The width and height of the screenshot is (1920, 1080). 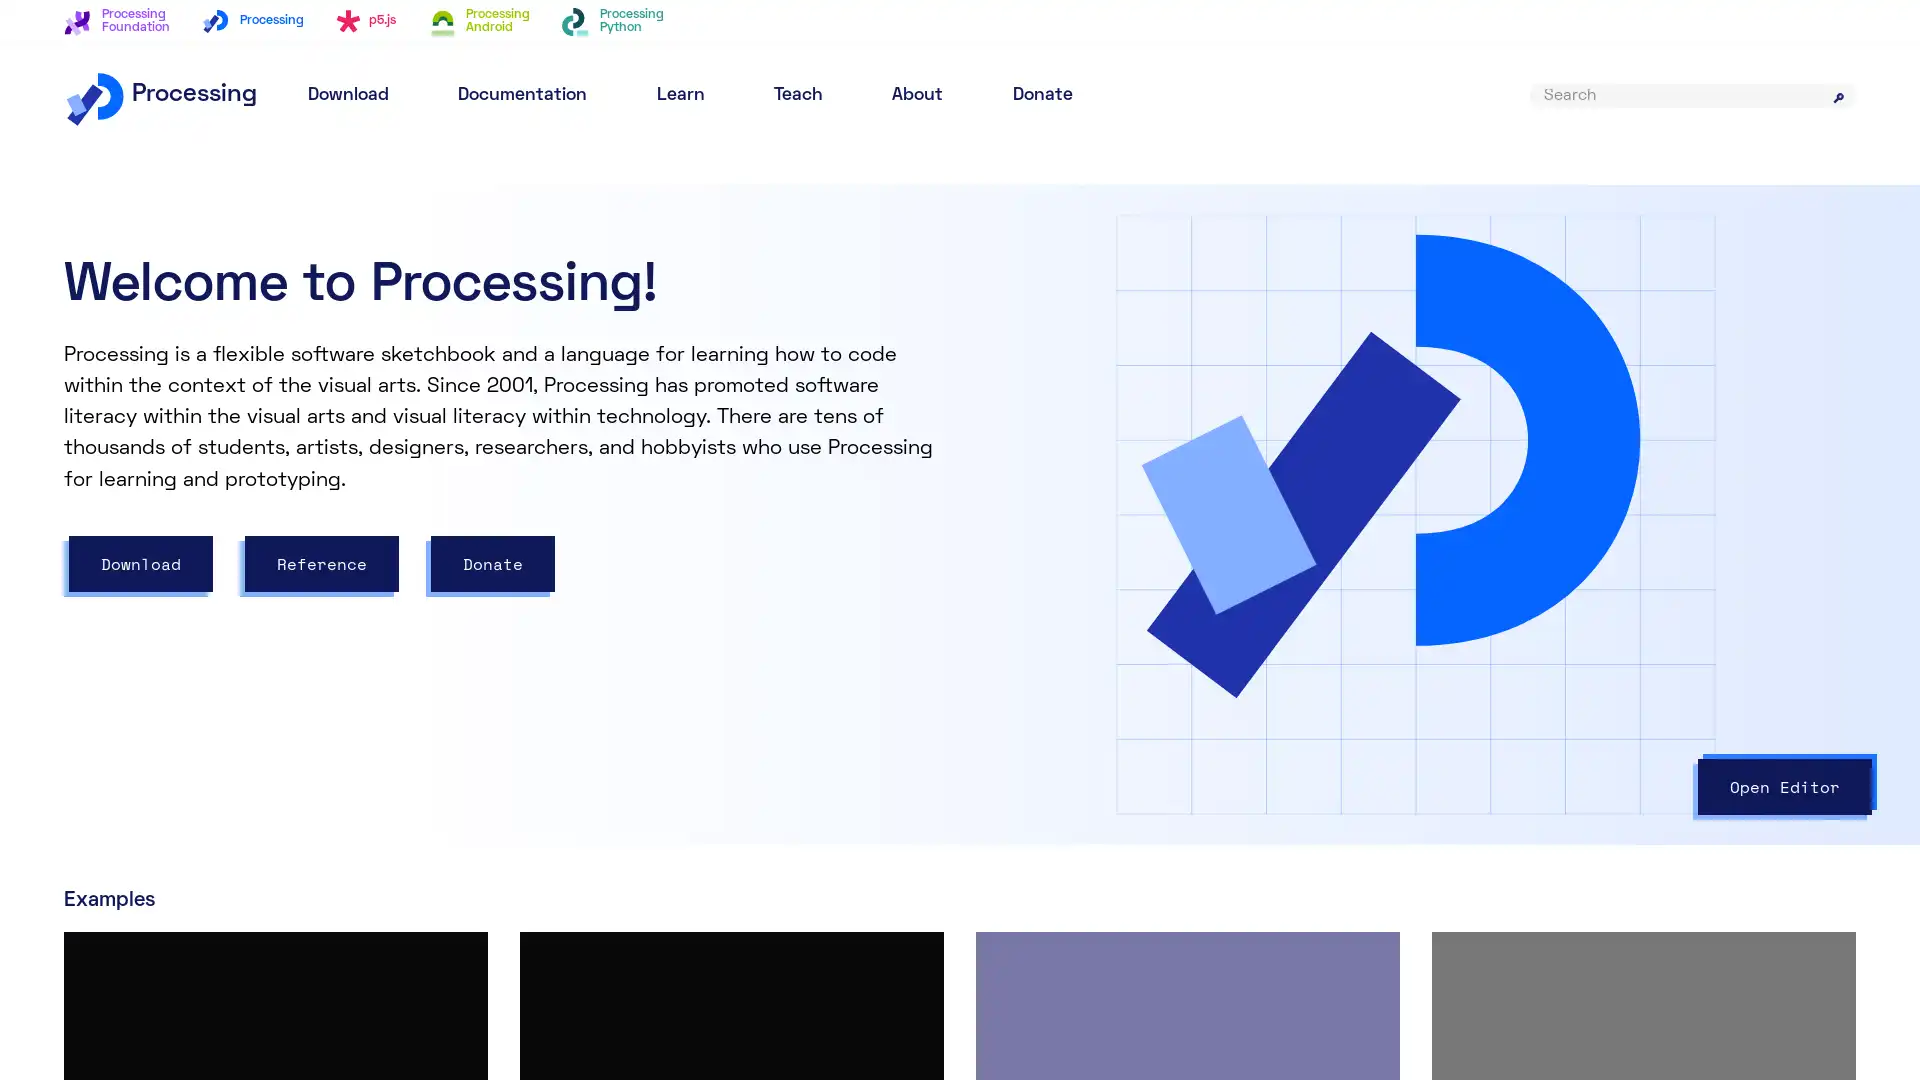 What do you see at coordinates (1210, 548) in the screenshot?
I see `change position` at bounding box center [1210, 548].